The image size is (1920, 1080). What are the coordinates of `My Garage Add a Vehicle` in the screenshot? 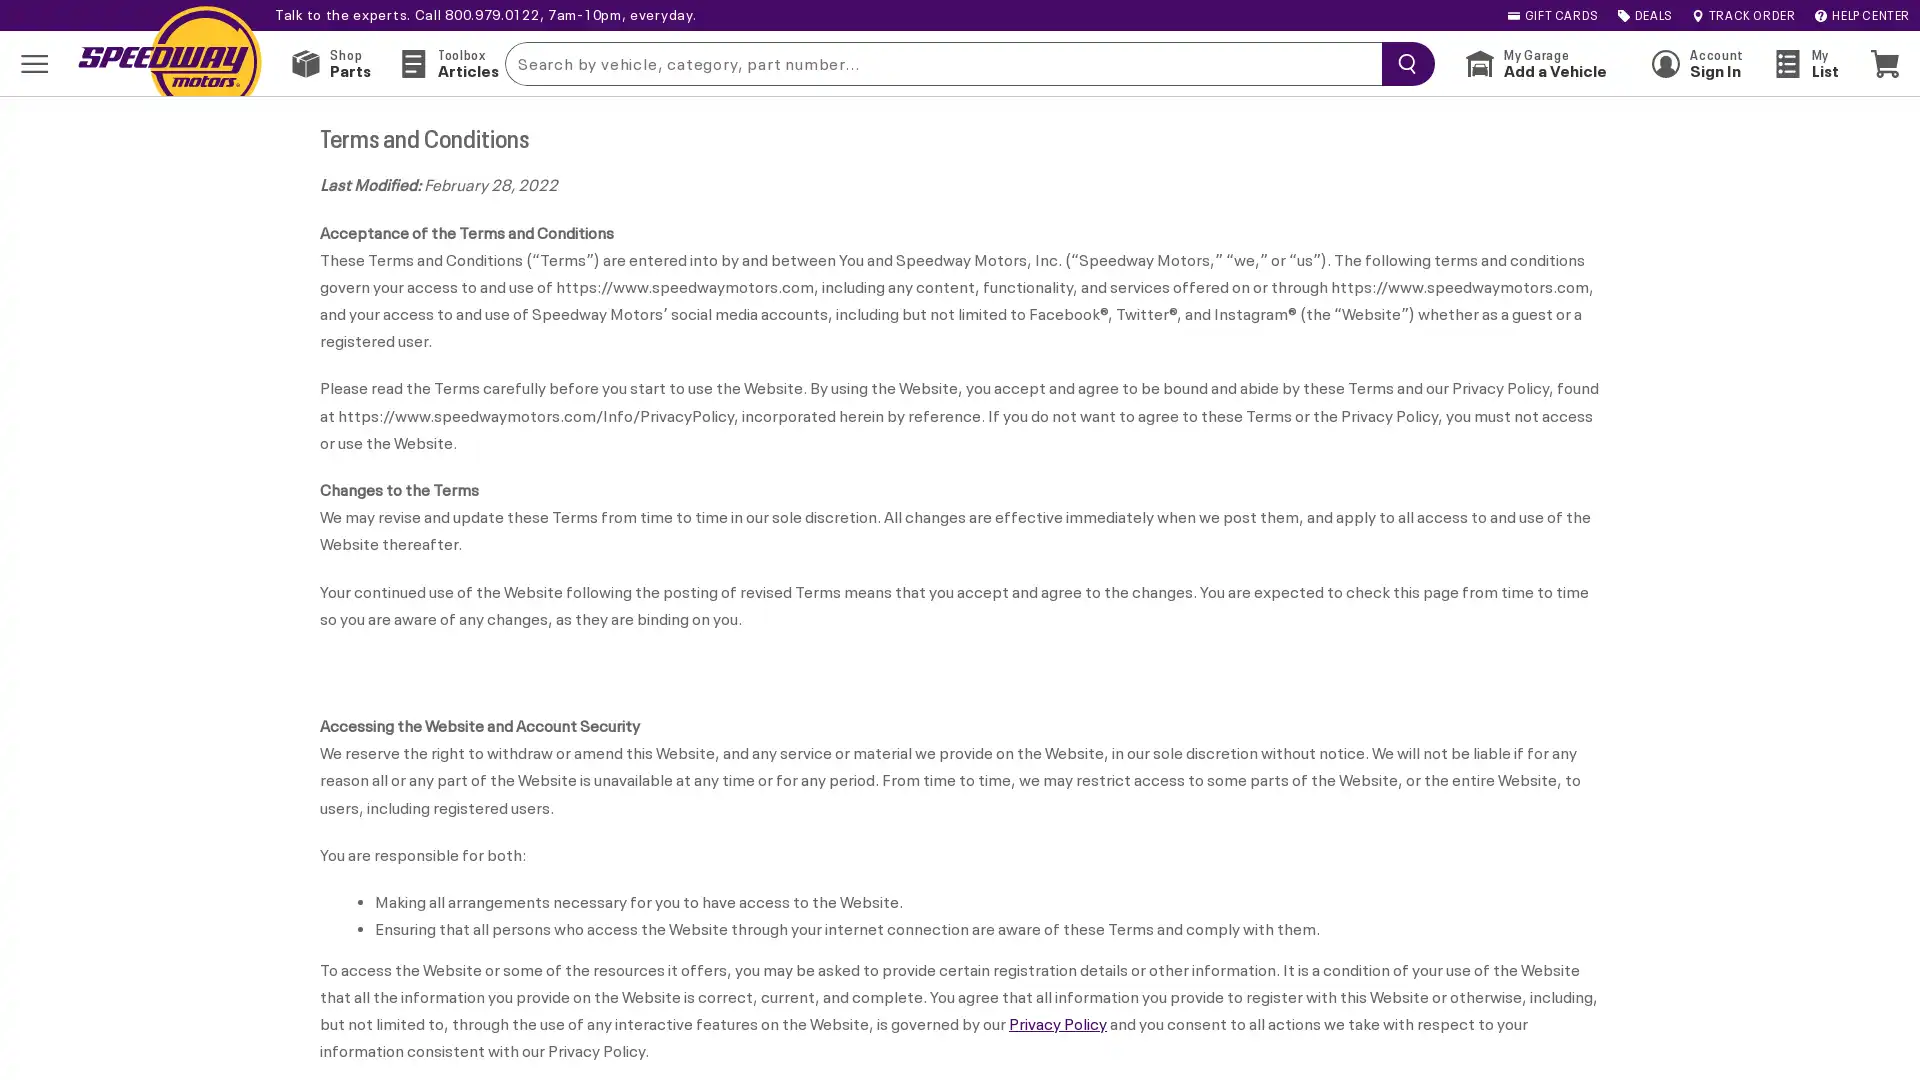 It's located at (1535, 62).